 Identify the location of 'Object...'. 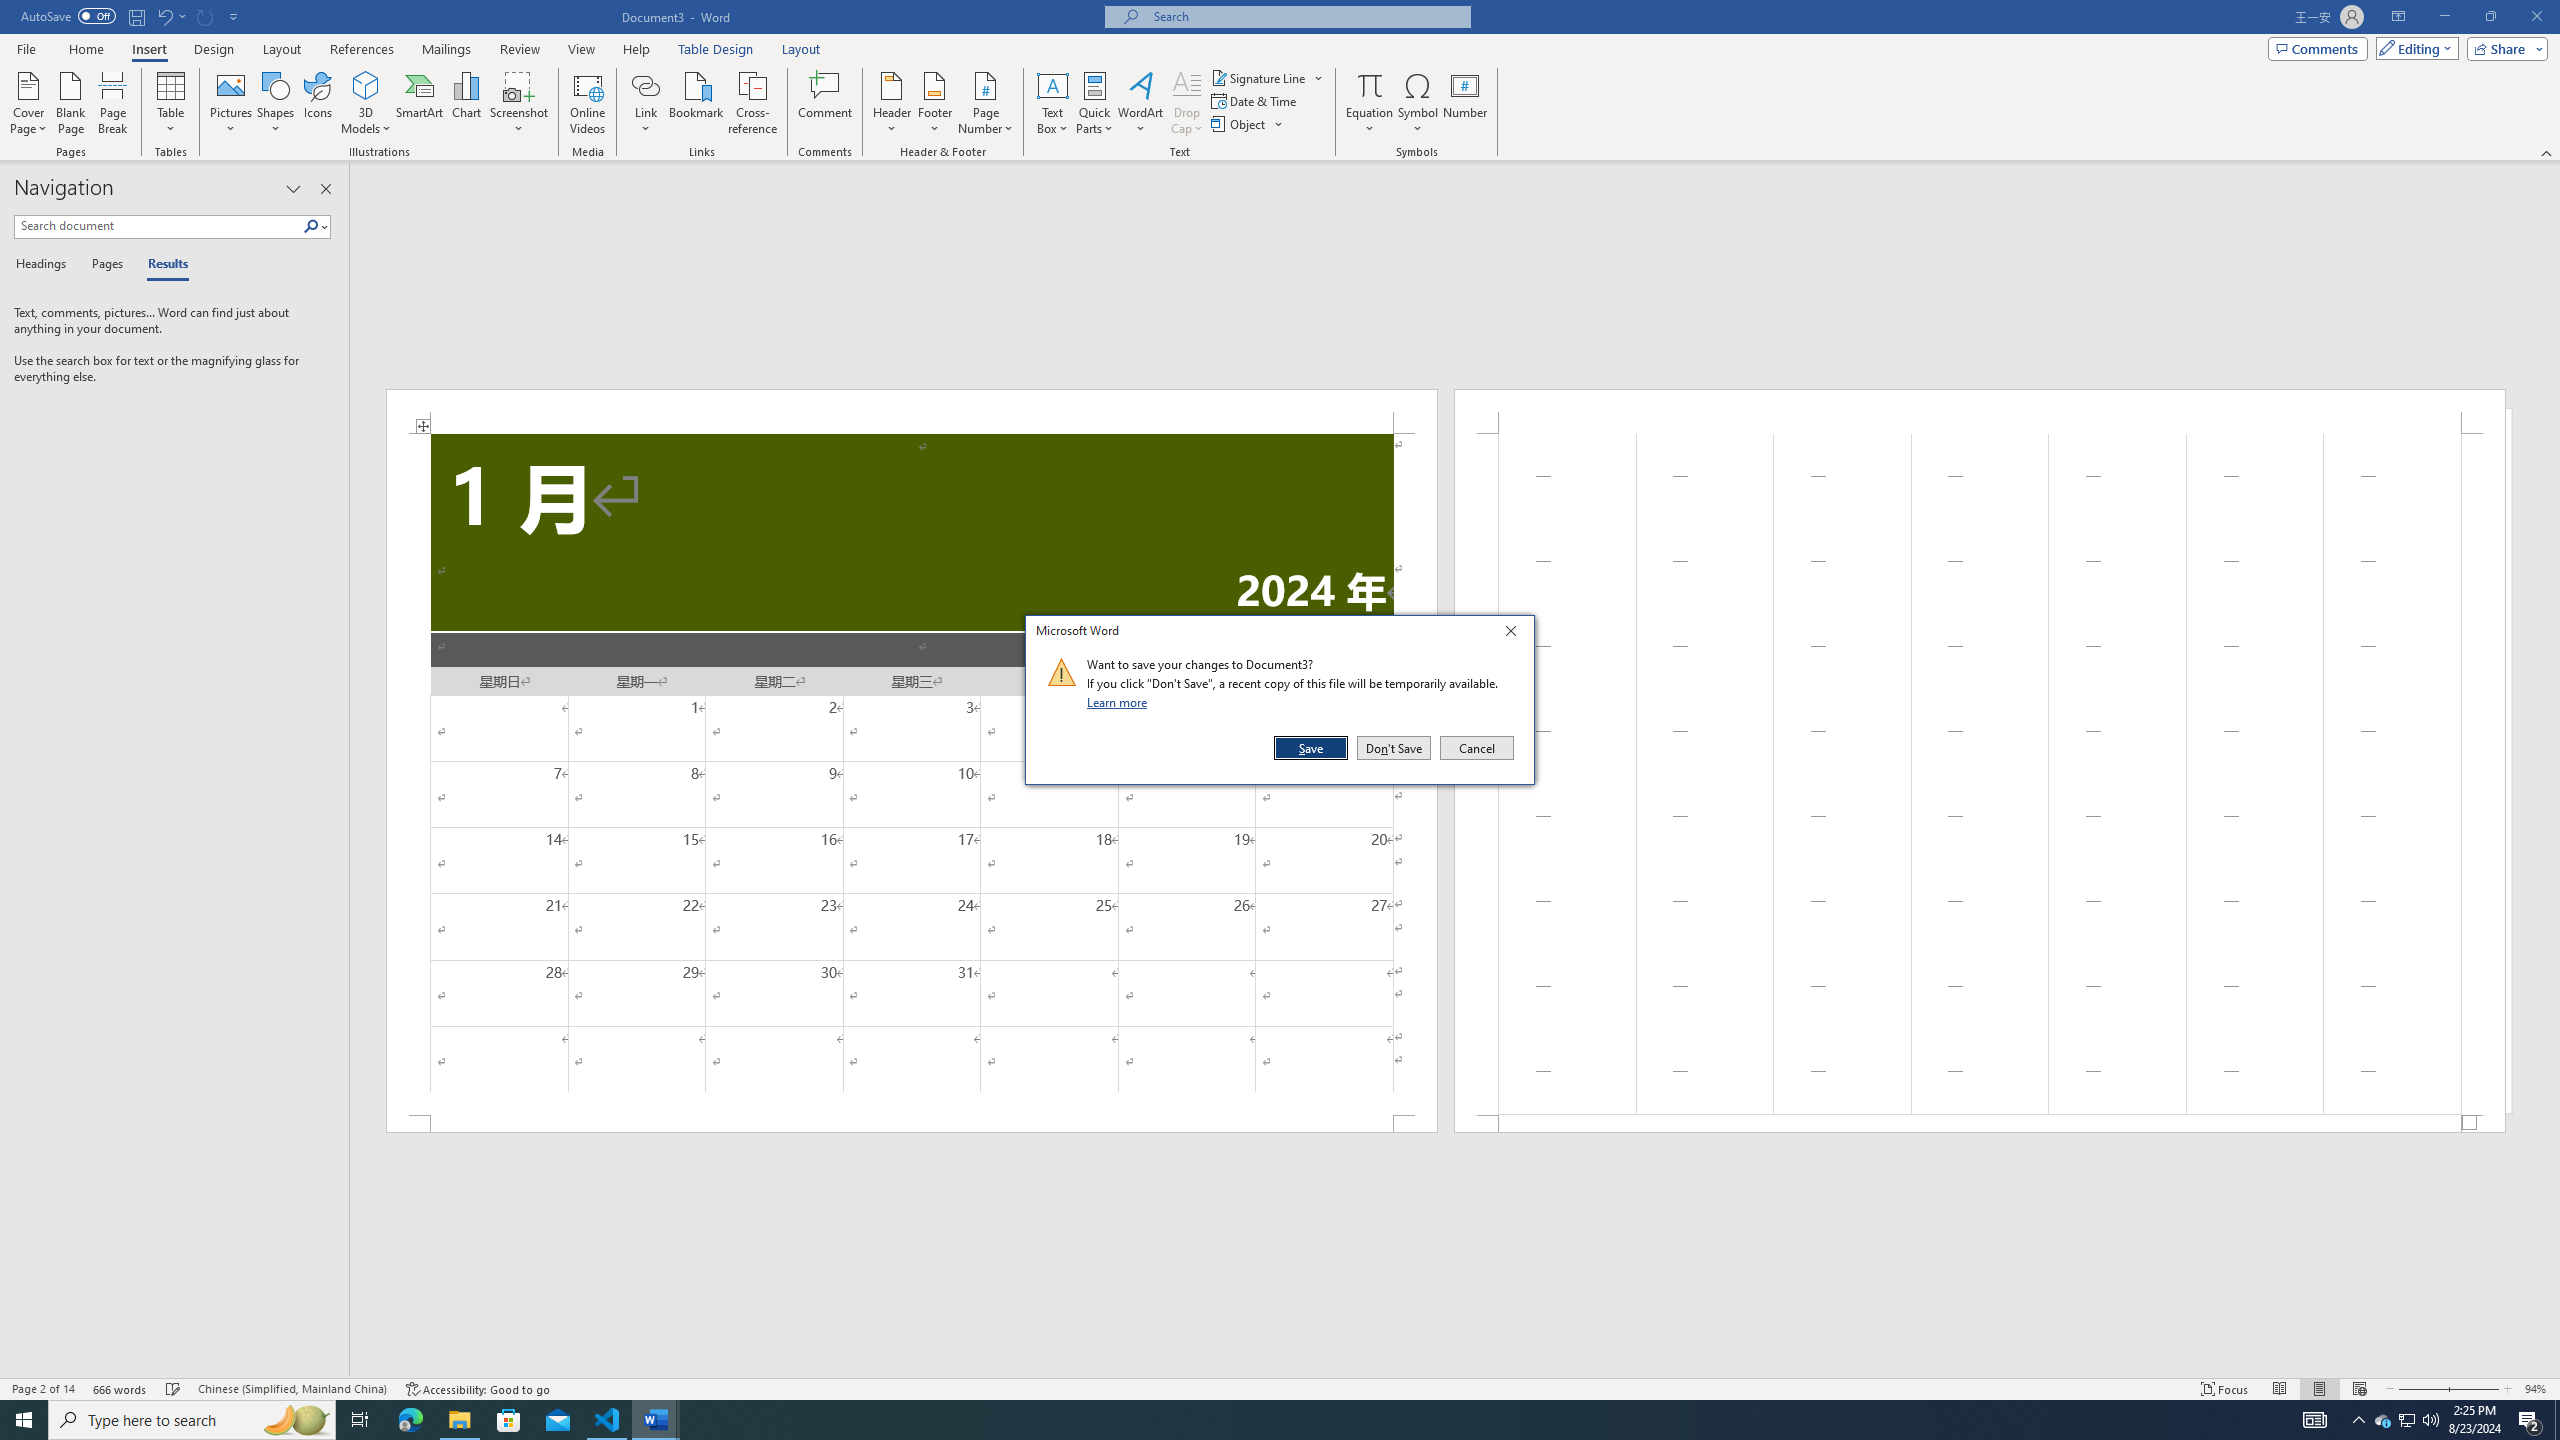
(1239, 122).